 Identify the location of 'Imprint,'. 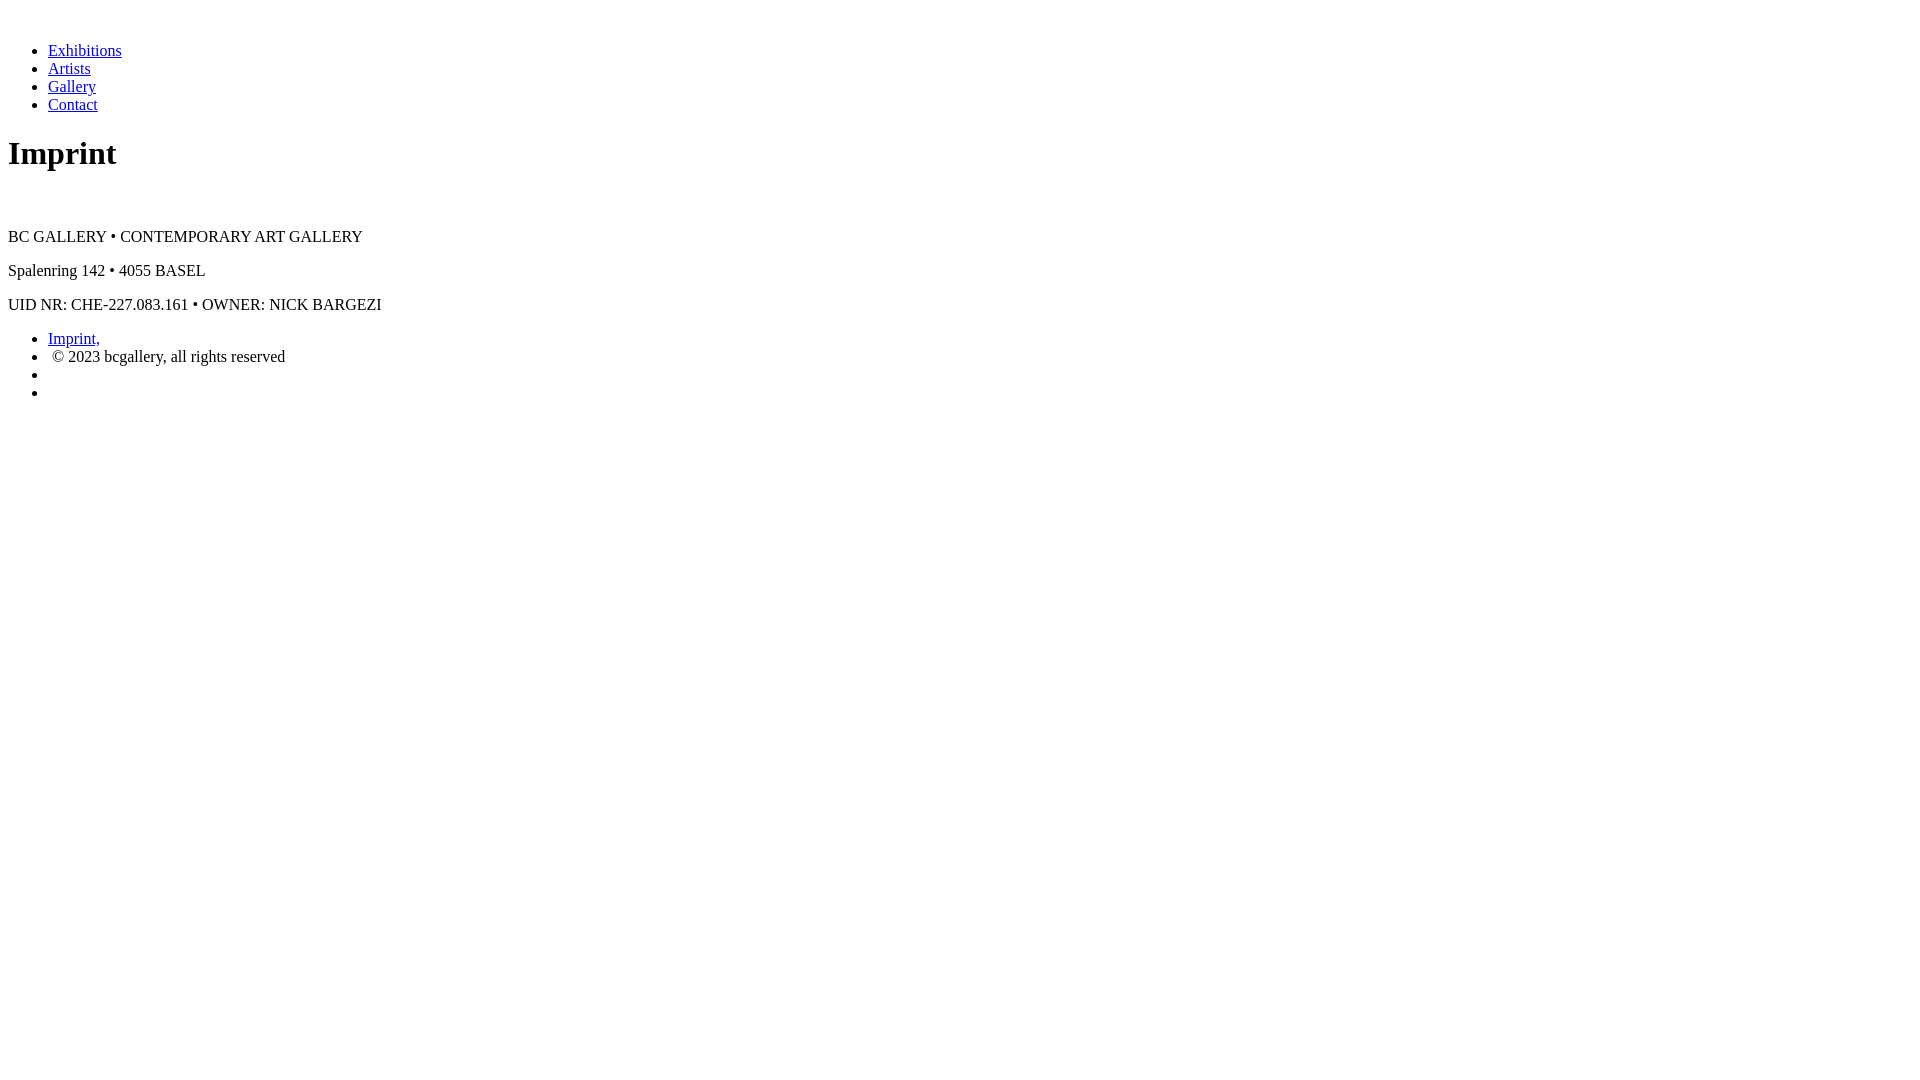
(73, 337).